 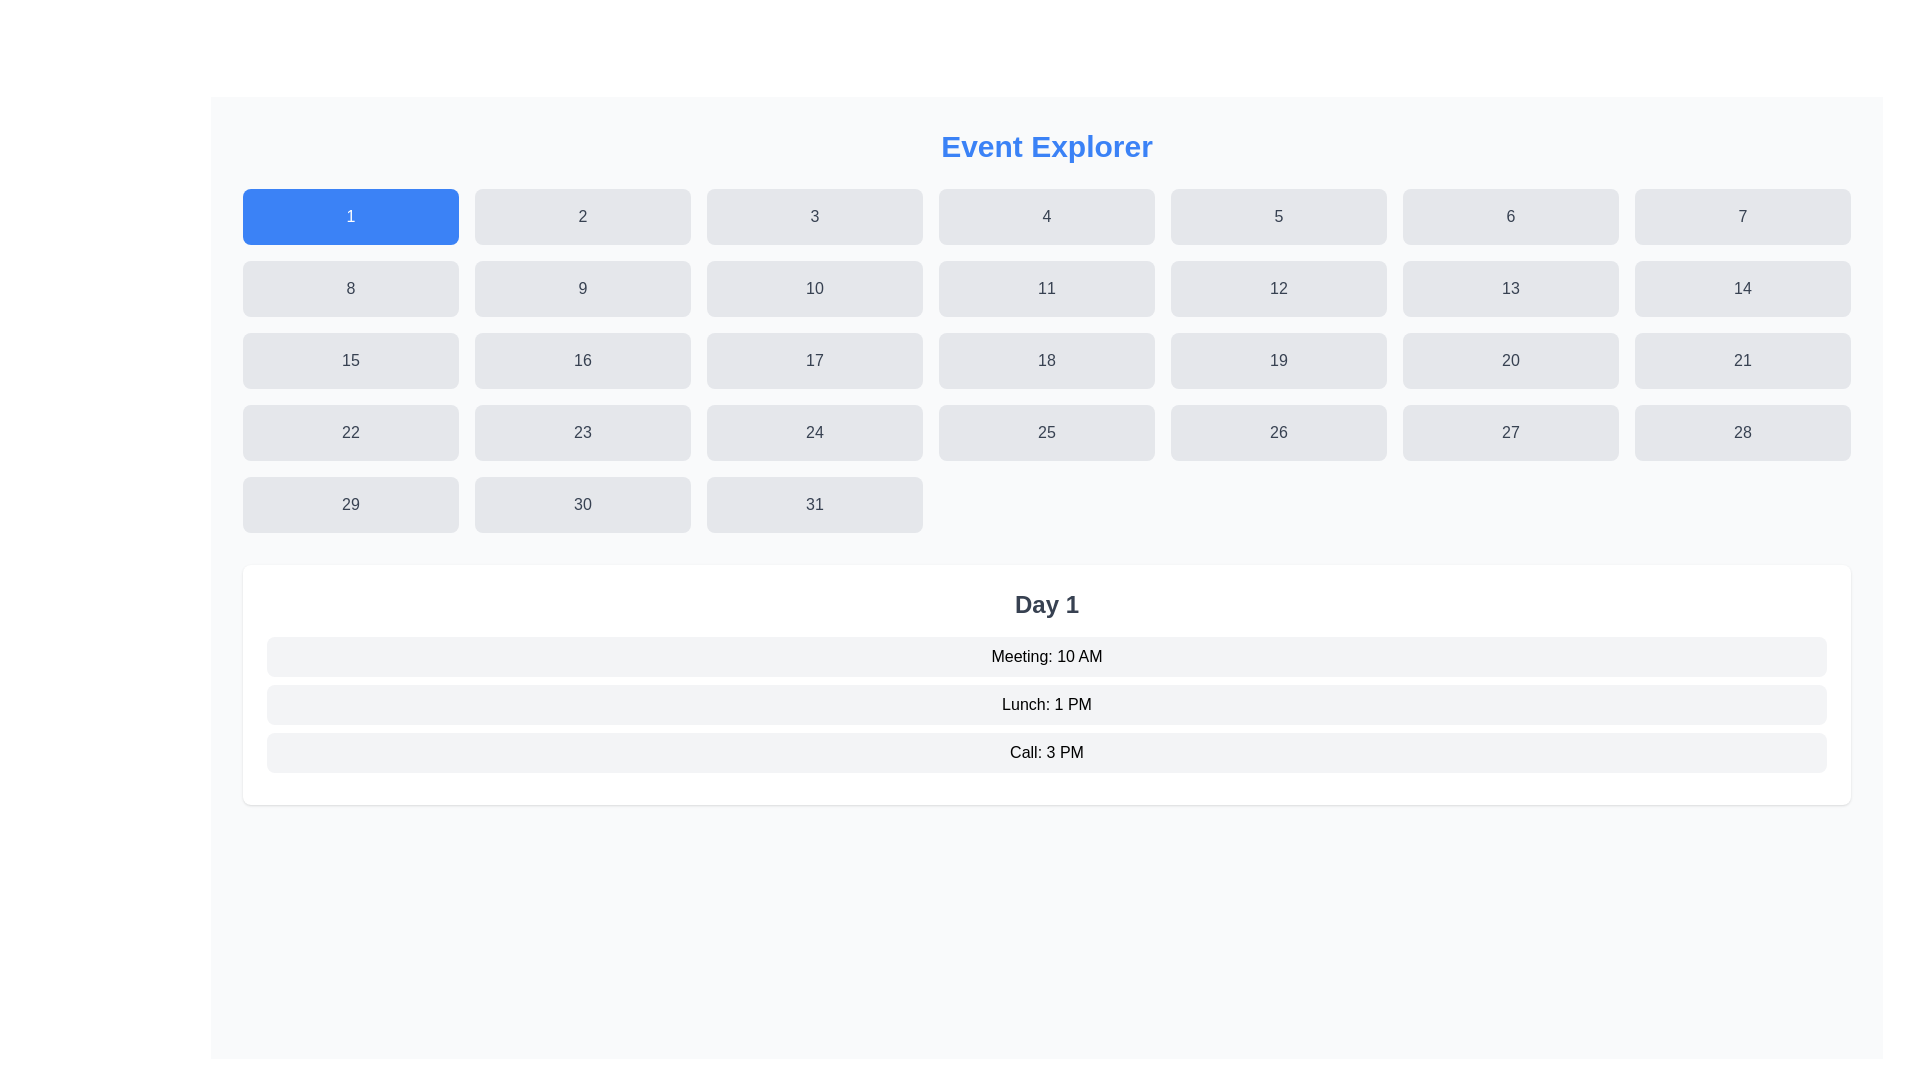 What do you see at coordinates (350, 504) in the screenshot?
I see `the button representing the selectable day '29' in the calendar interface` at bounding box center [350, 504].